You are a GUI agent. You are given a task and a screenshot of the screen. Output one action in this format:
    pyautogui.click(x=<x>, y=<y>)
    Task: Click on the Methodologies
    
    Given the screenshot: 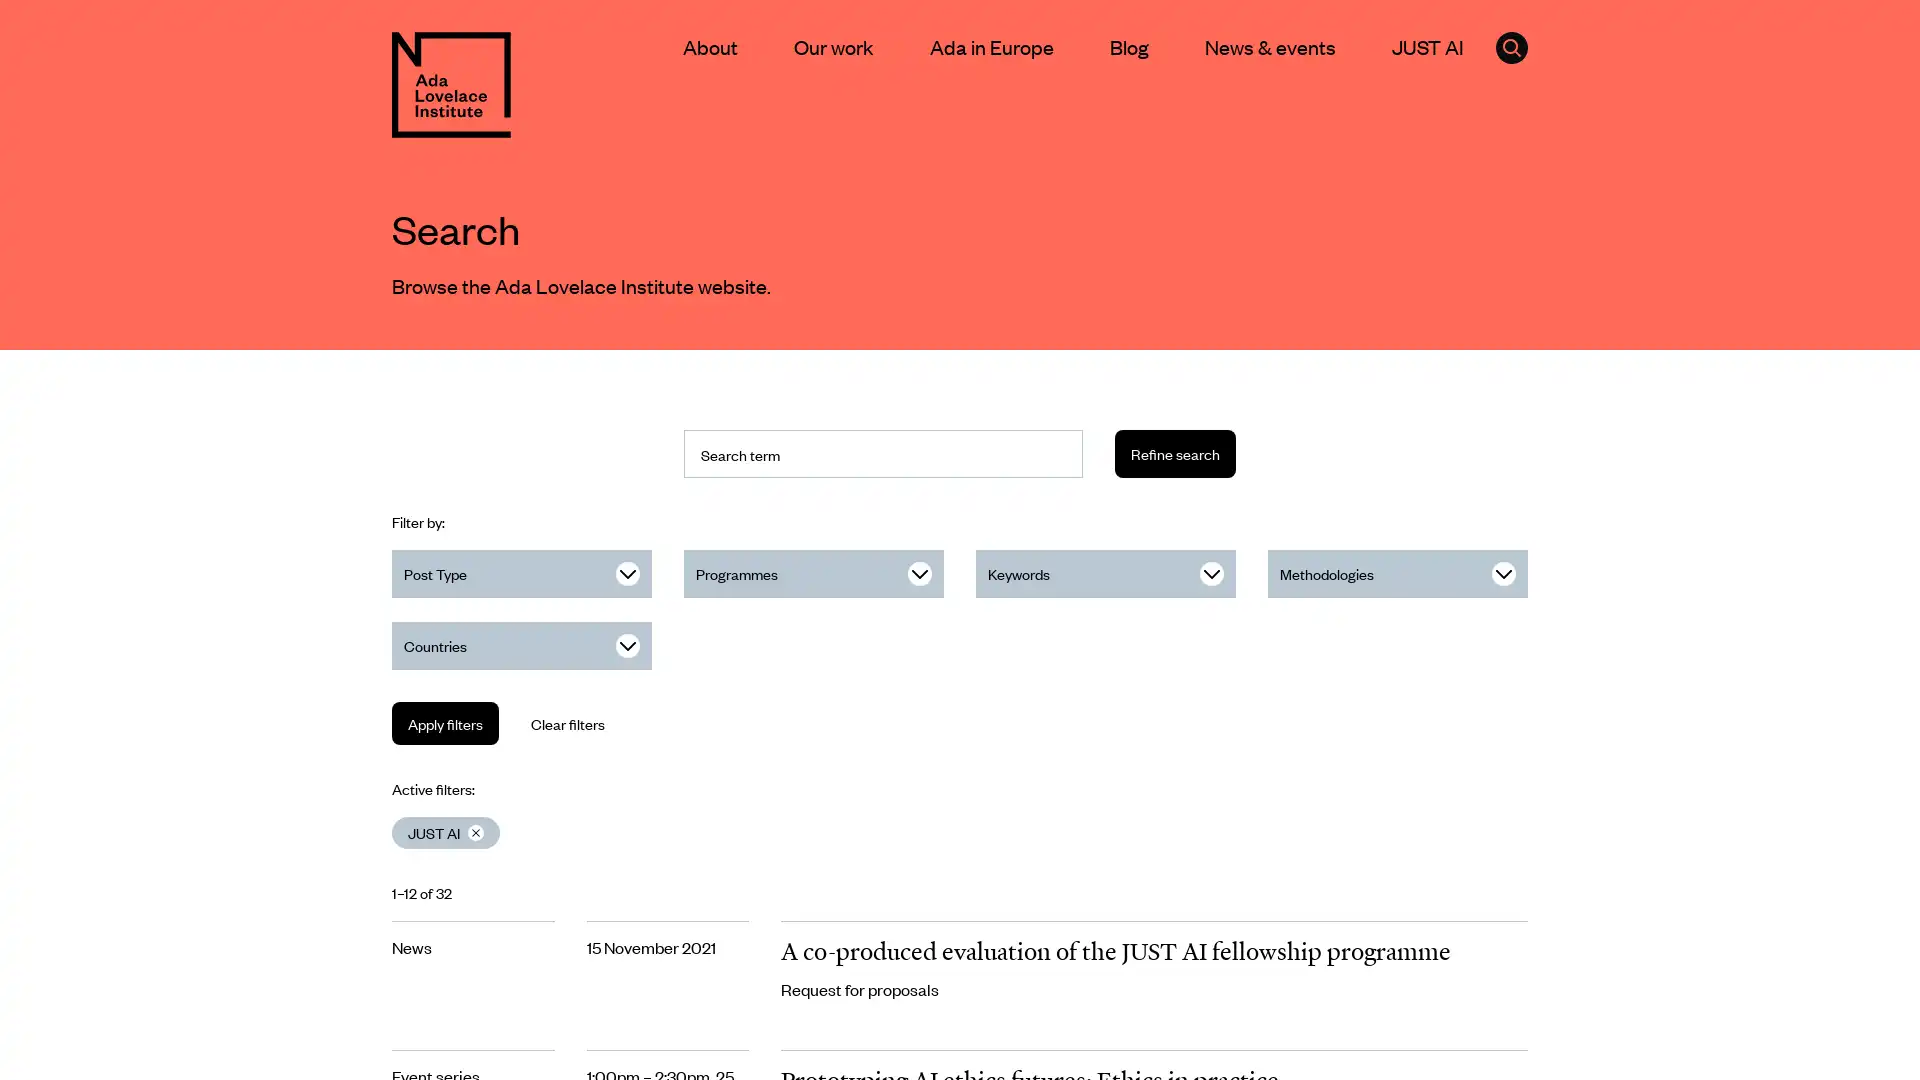 What is the action you would take?
    pyautogui.click(x=1396, y=574)
    